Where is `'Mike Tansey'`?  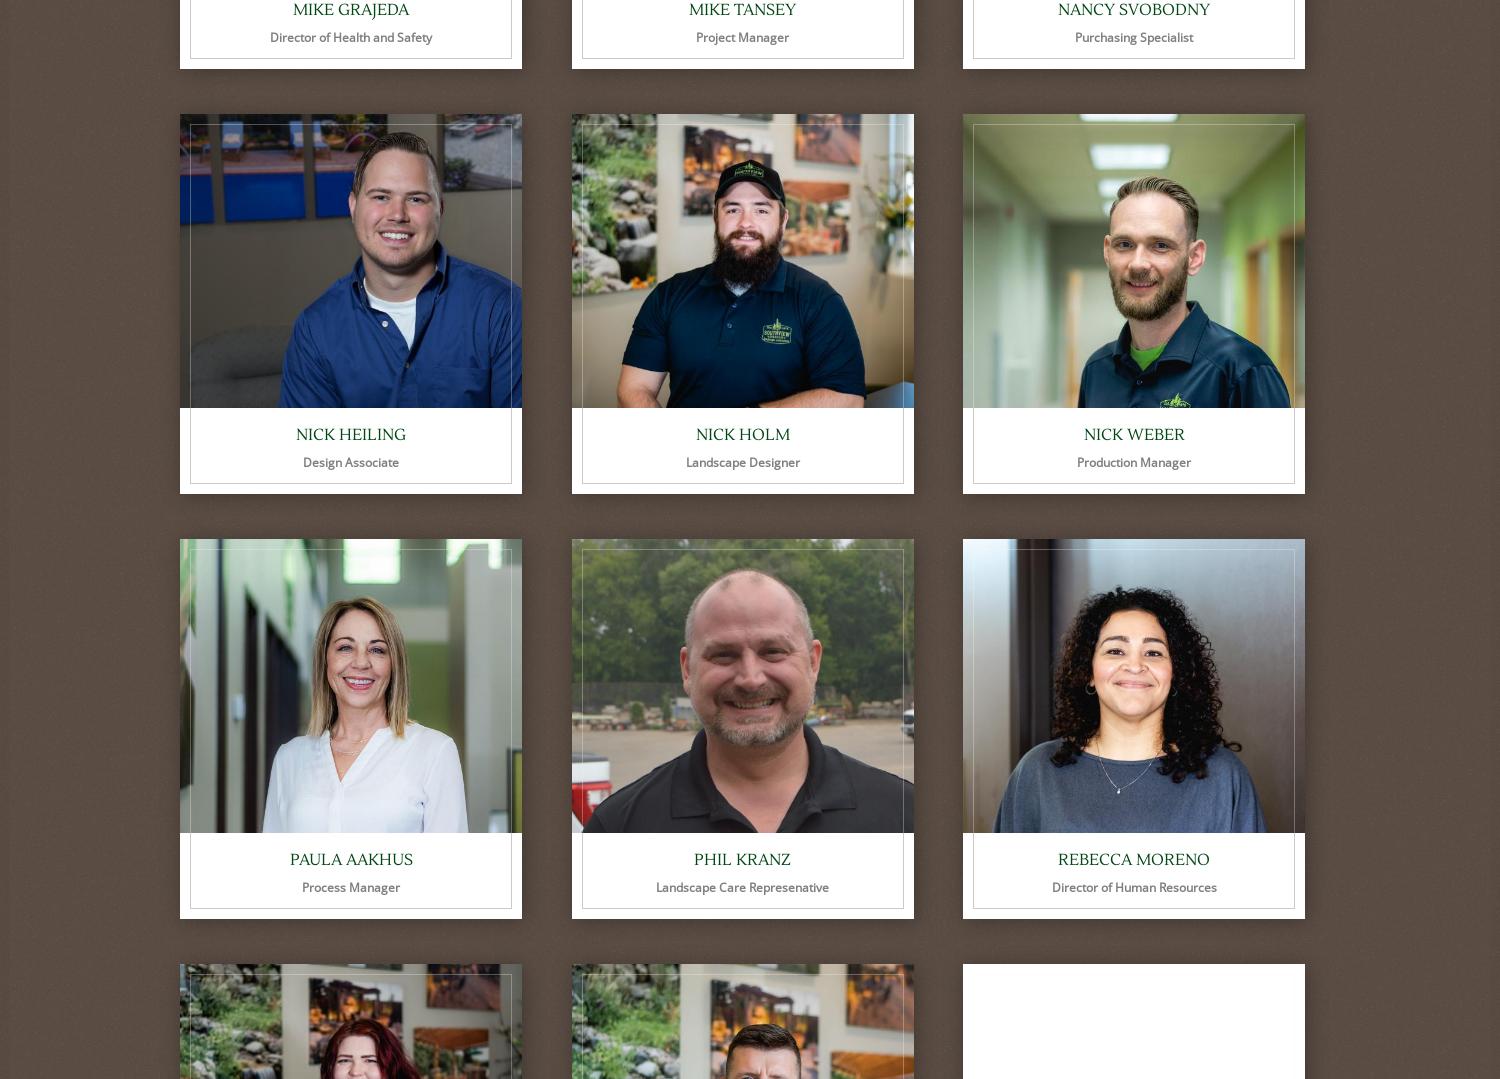
'Mike Tansey' is located at coordinates (741, 10).